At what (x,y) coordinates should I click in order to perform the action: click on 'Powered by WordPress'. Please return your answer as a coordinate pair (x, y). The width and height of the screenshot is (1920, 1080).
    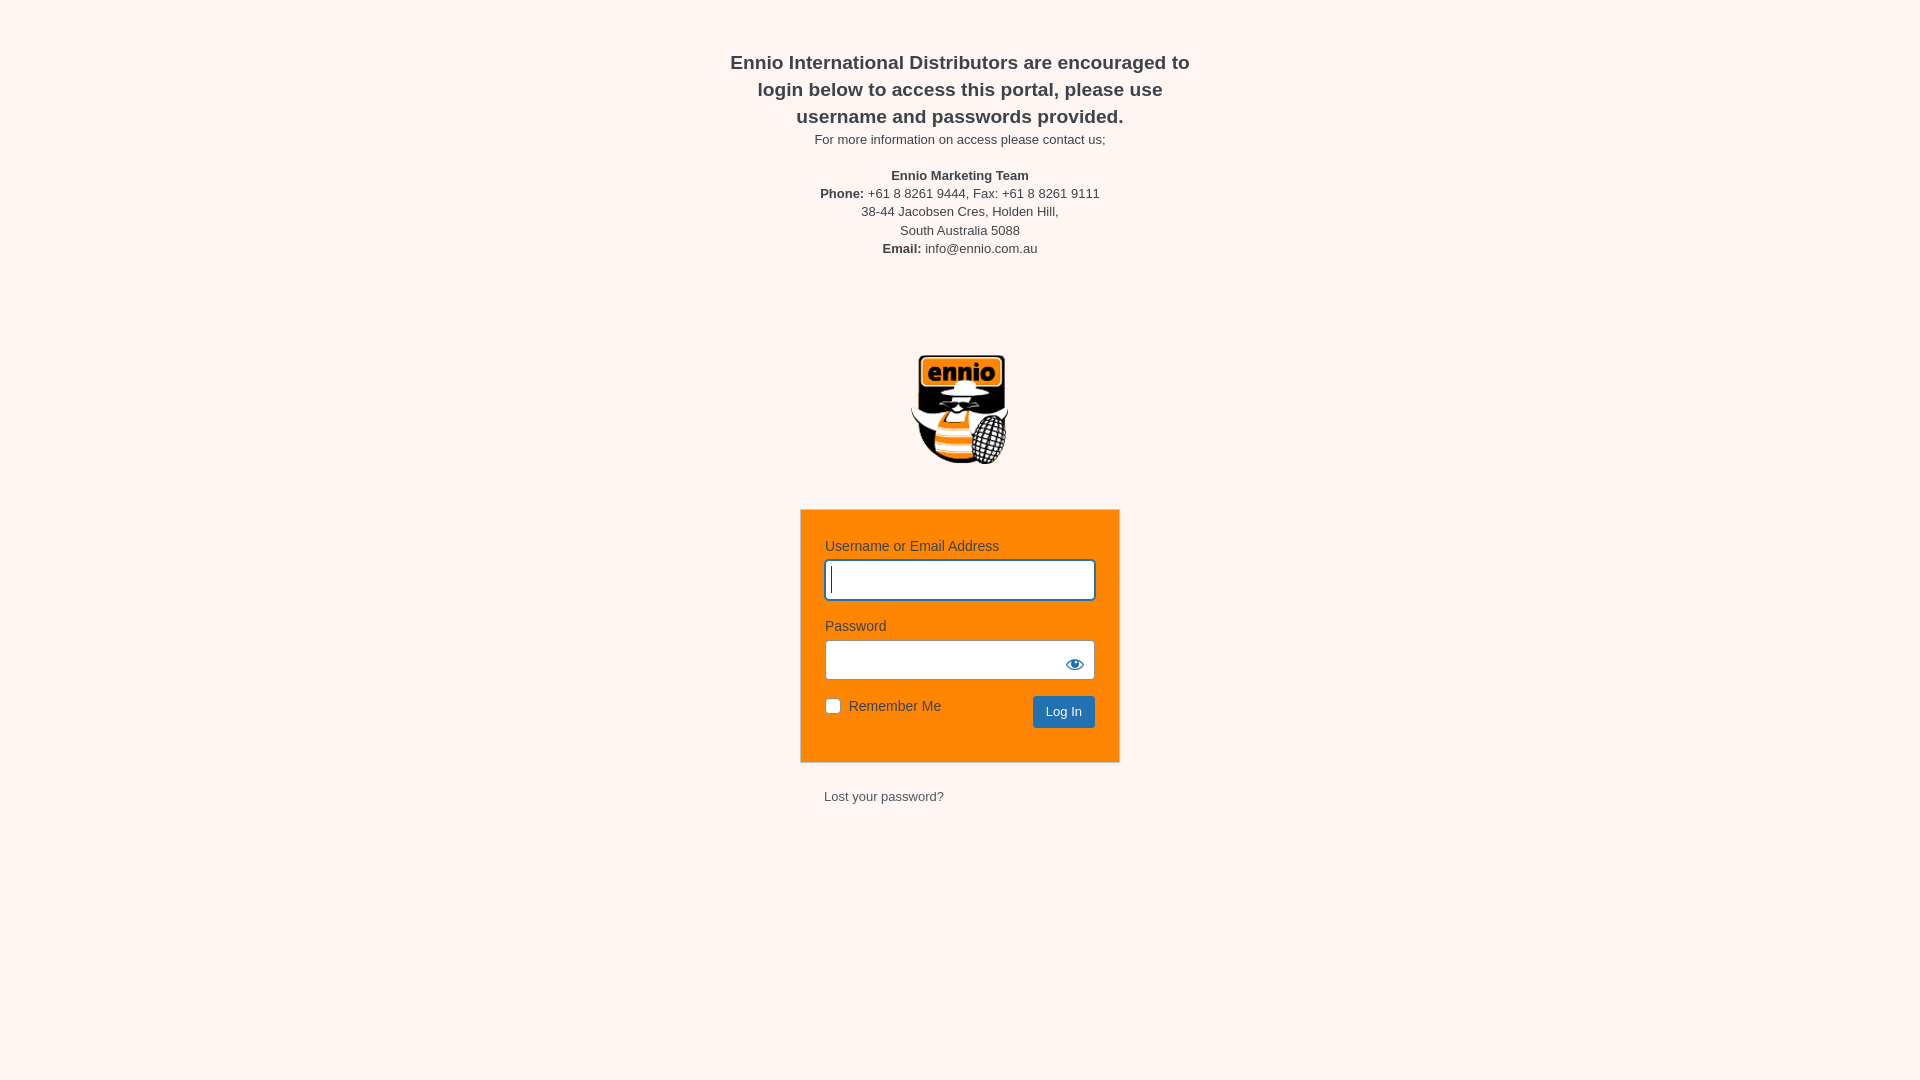
    Looking at the image, I should click on (960, 418).